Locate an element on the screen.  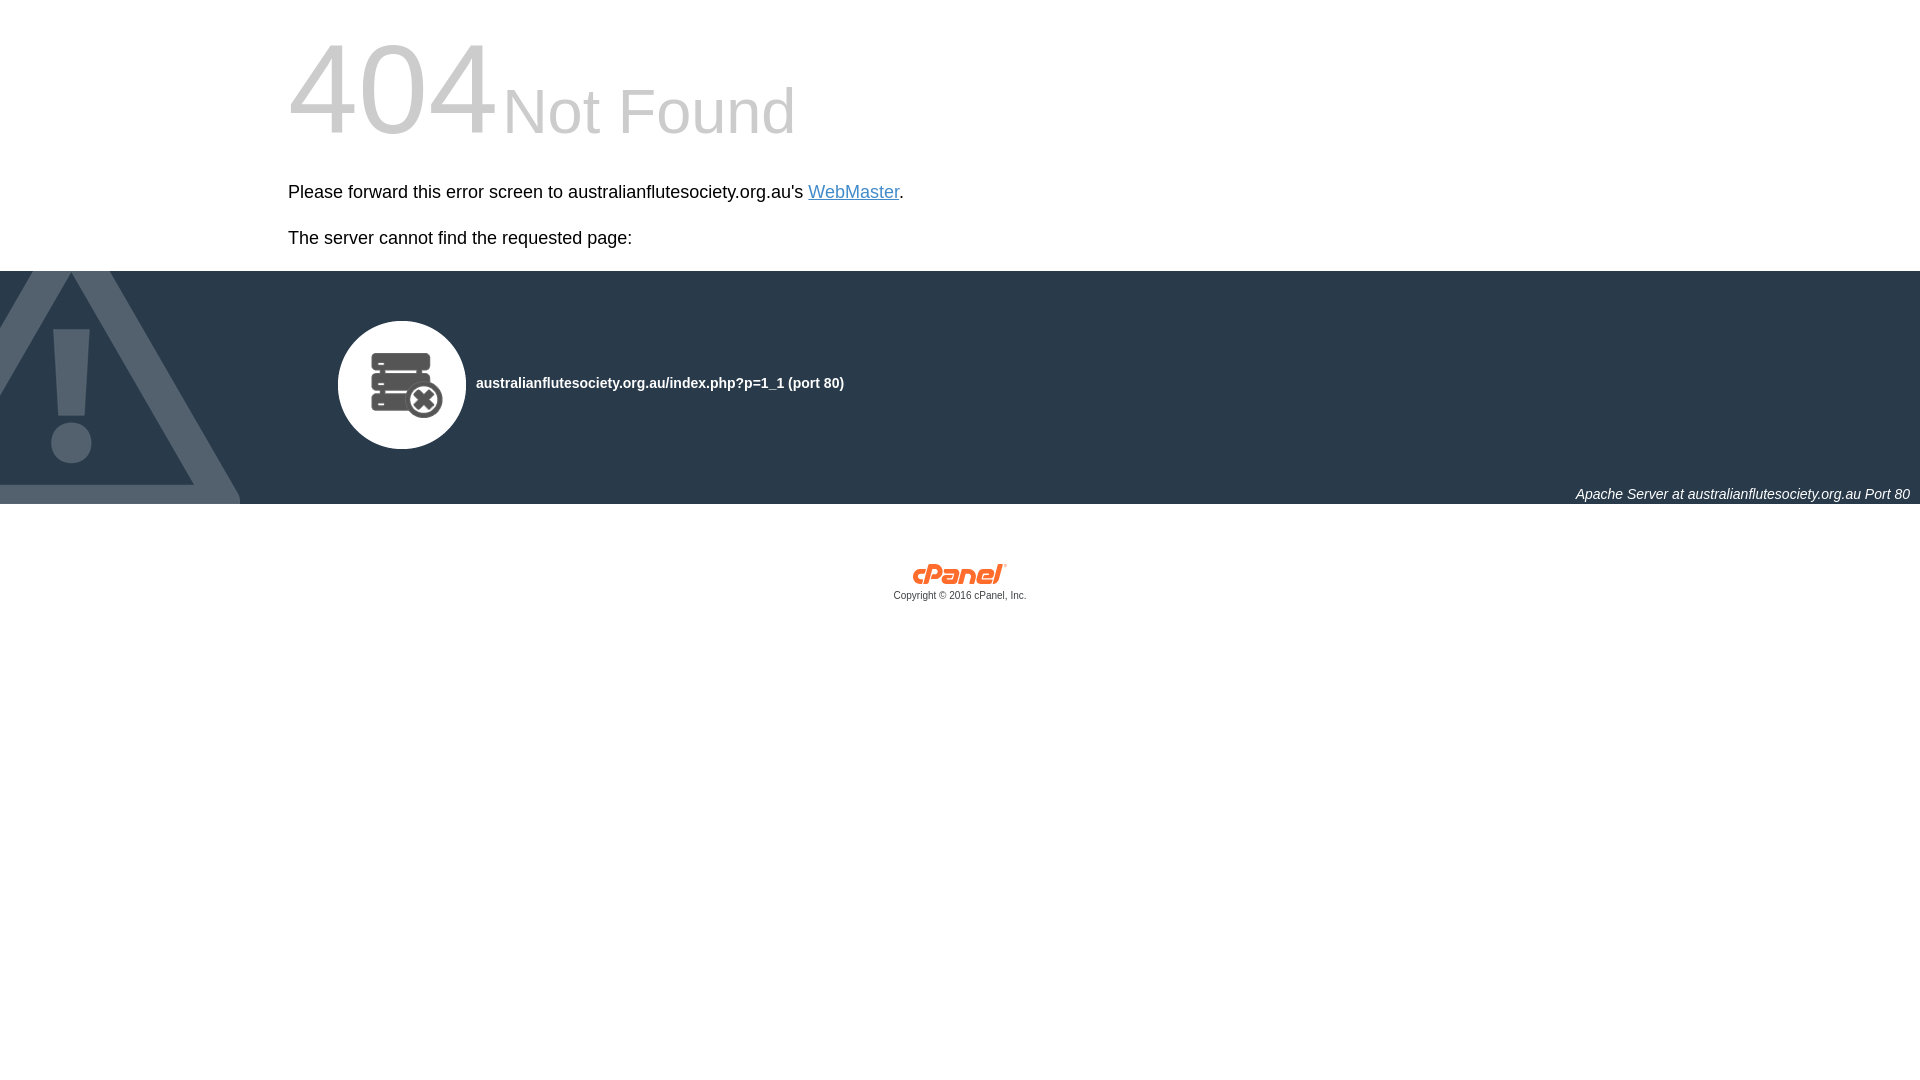
'WebMaster' is located at coordinates (853, 192).